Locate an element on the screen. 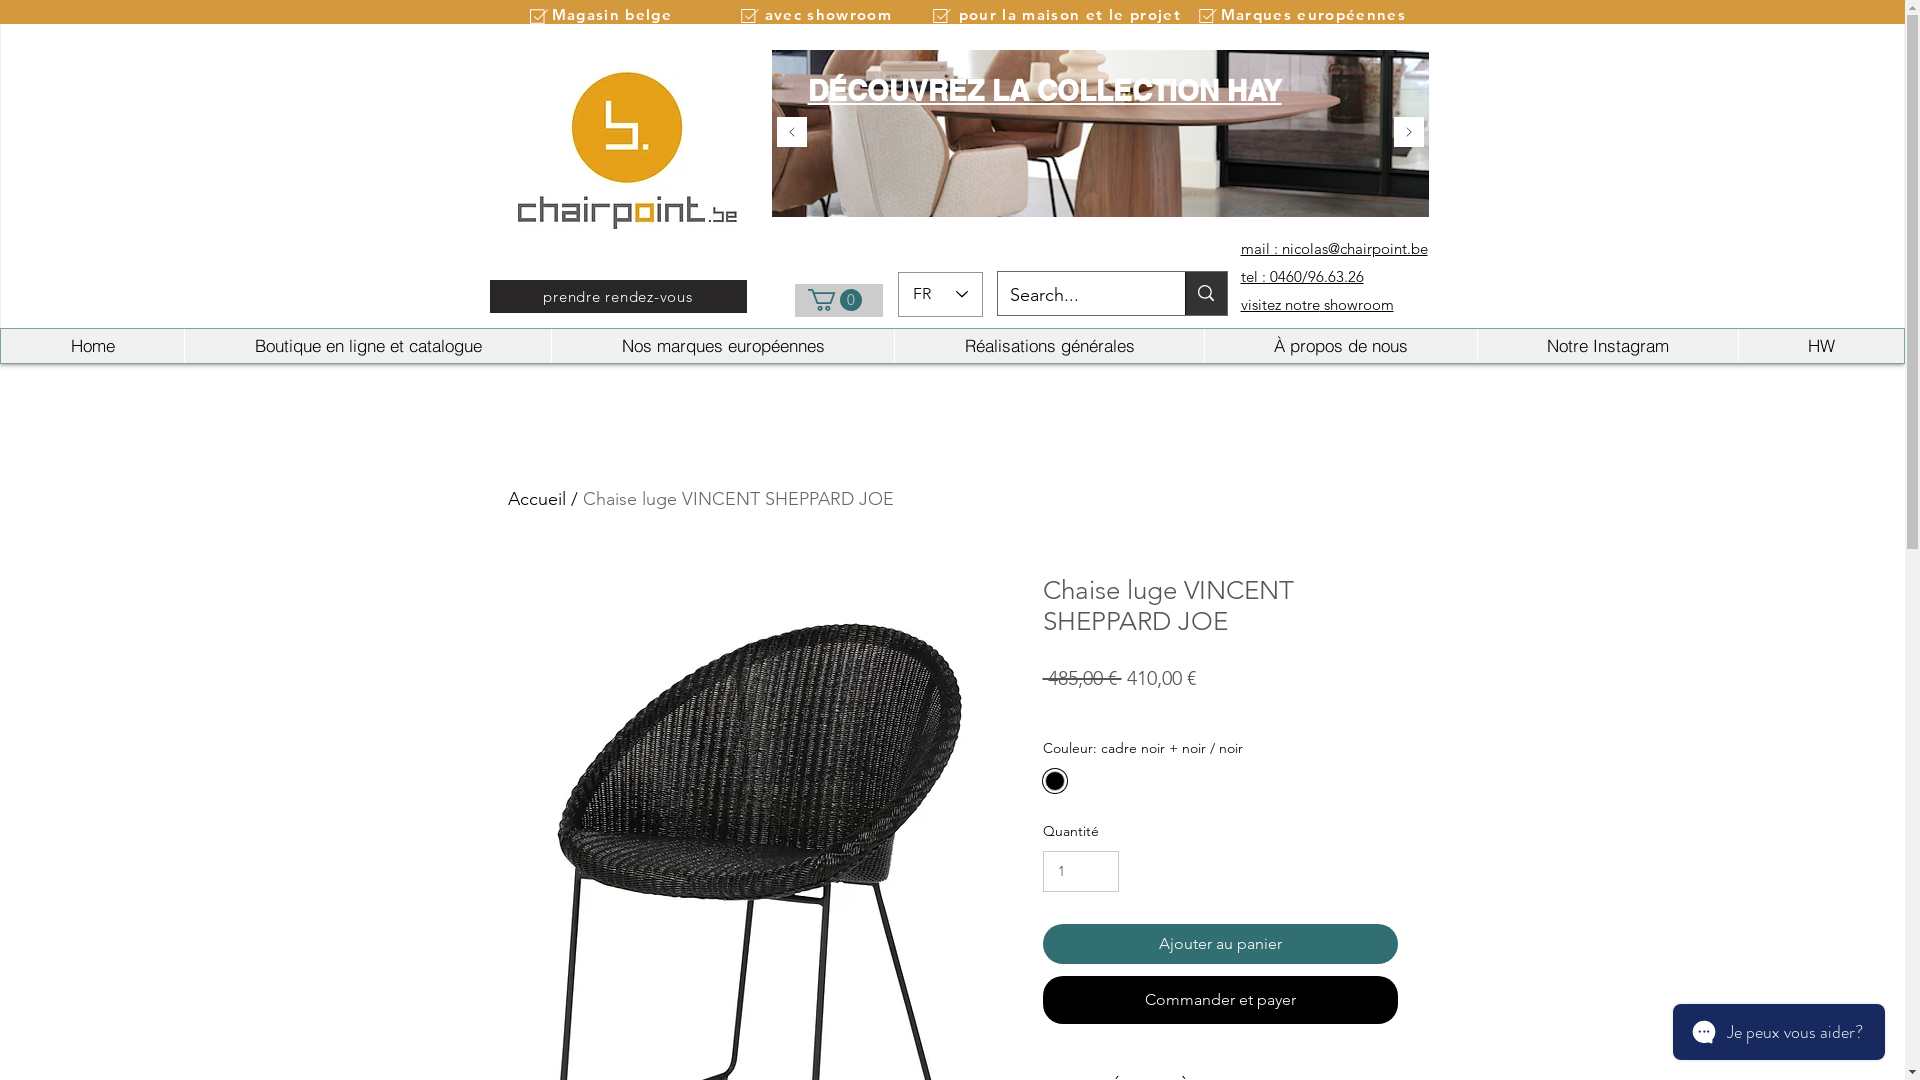 The height and width of the screenshot is (1080, 1920). 'Boutique en ligne et catalogue' is located at coordinates (367, 345).